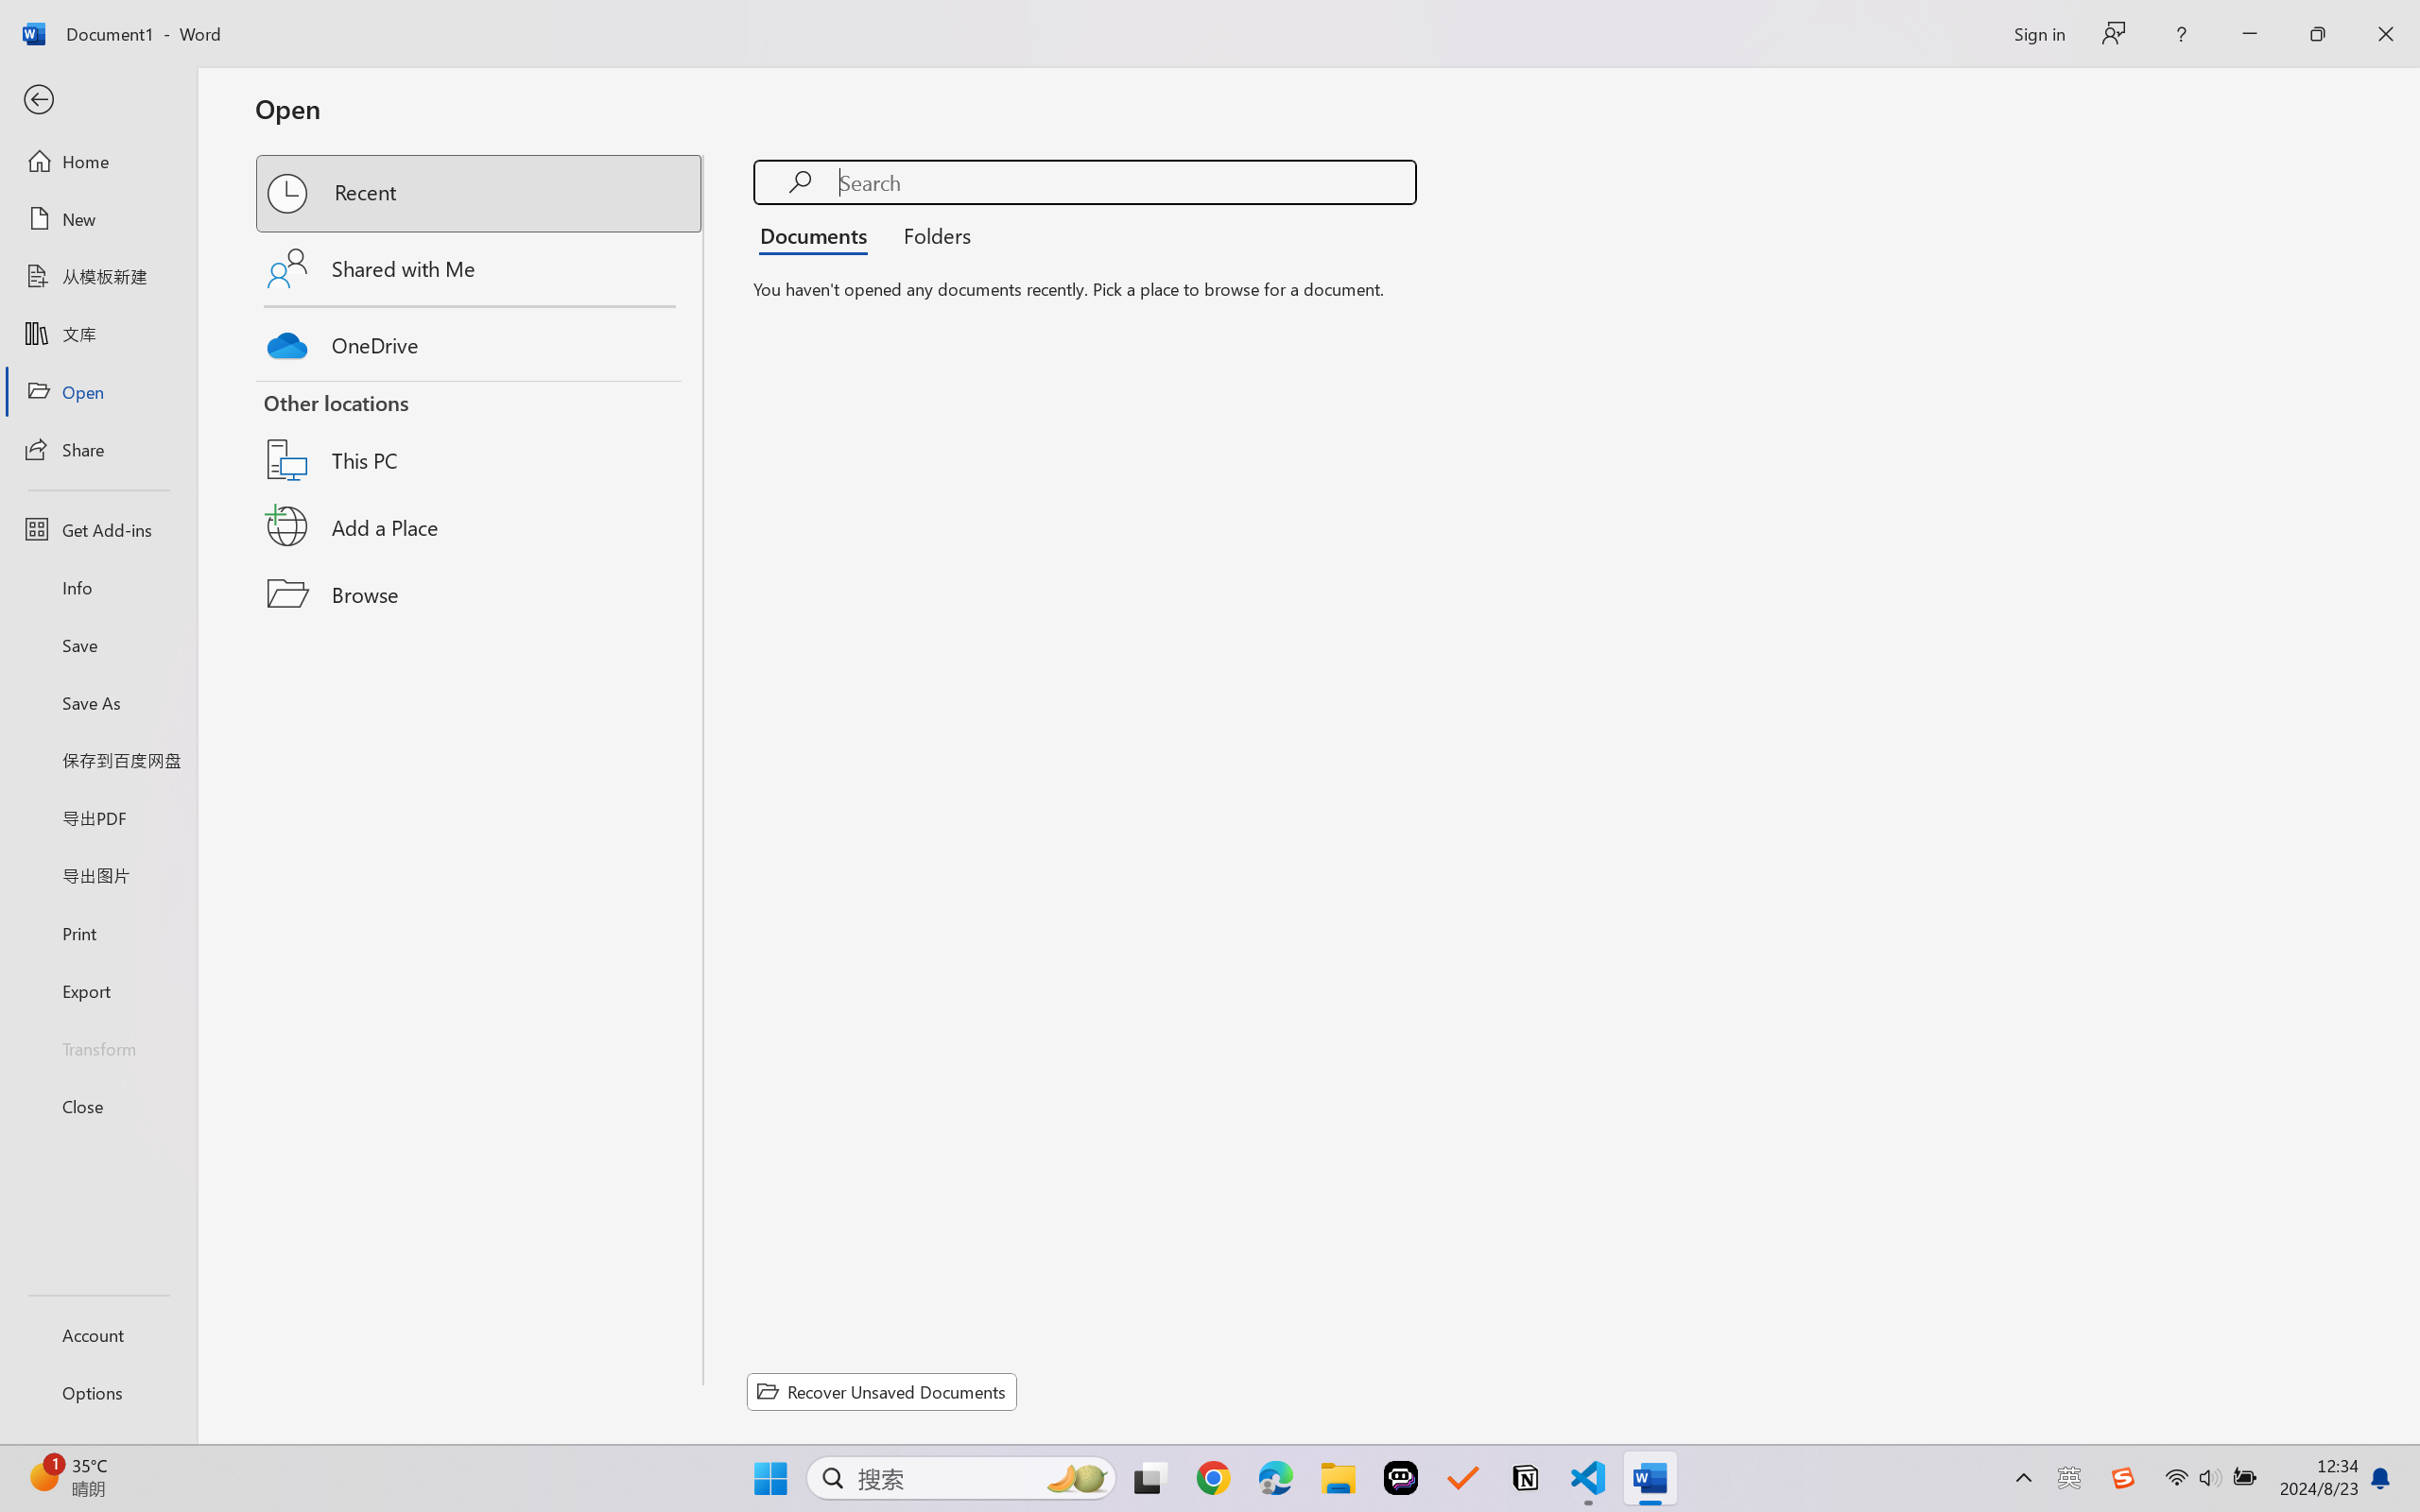  What do you see at coordinates (931, 233) in the screenshot?
I see `'Folders'` at bounding box center [931, 233].